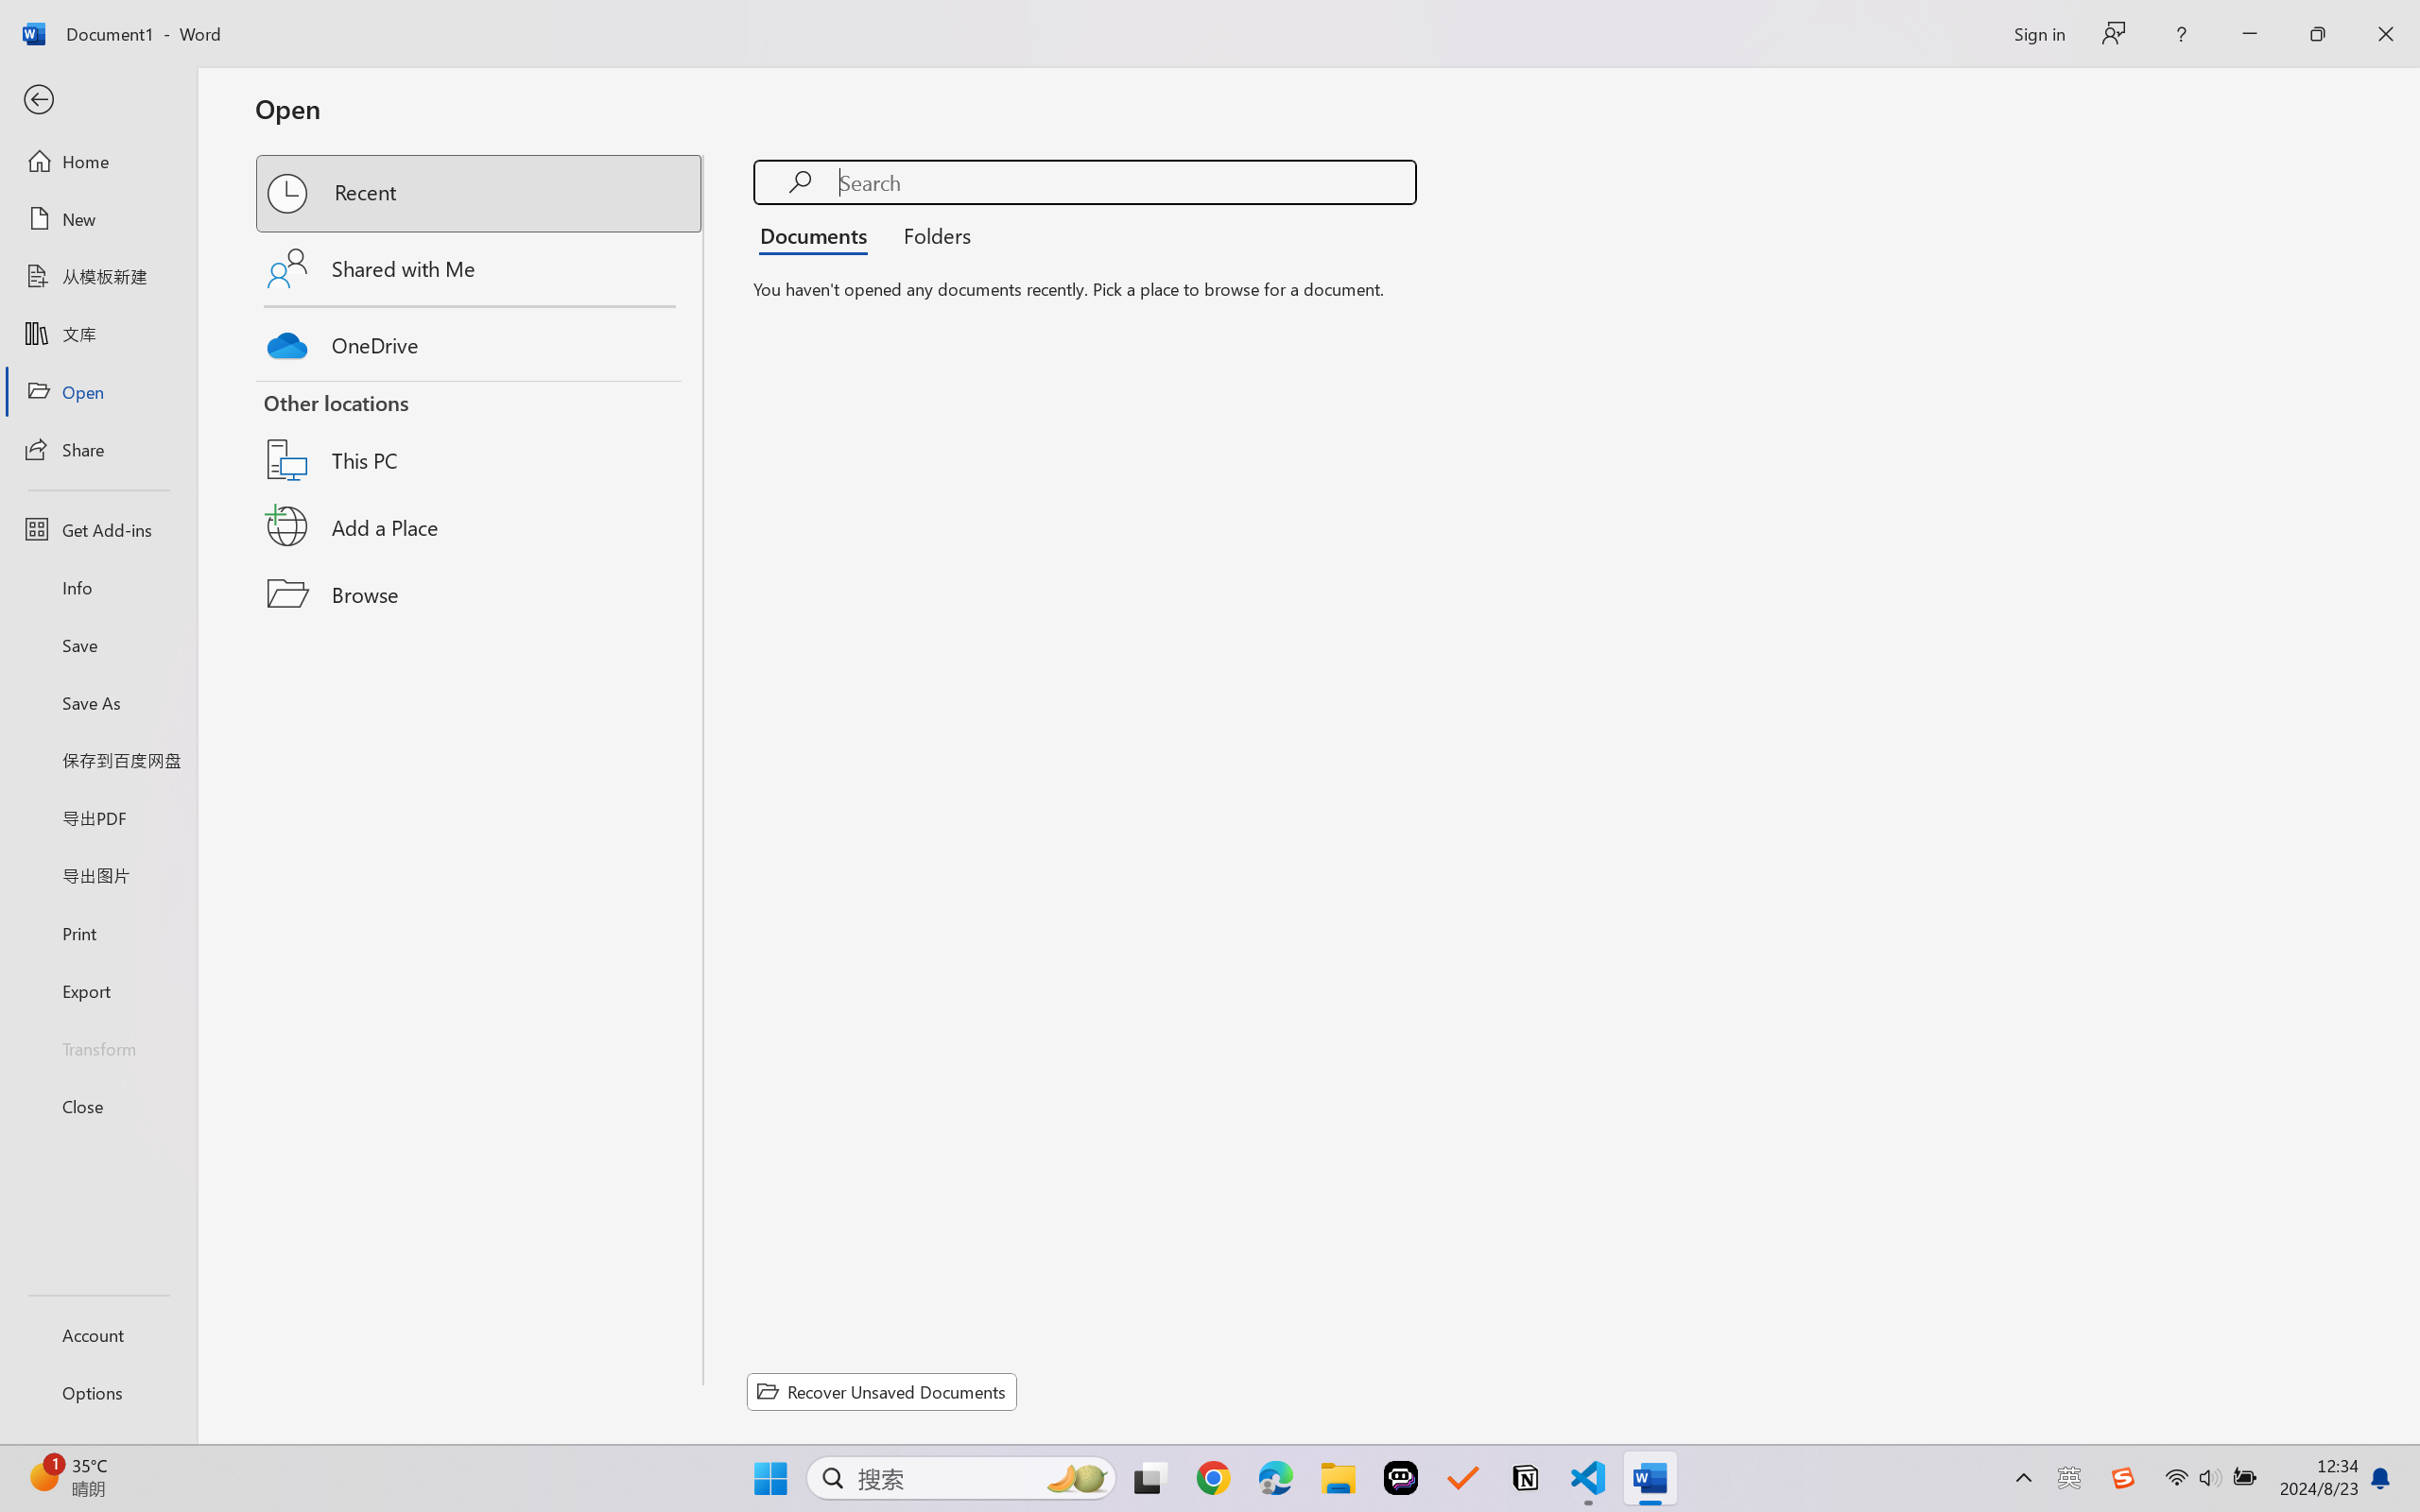  What do you see at coordinates (931, 233) in the screenshot?
I see `'Folders'` at bounding box center [931, 233].